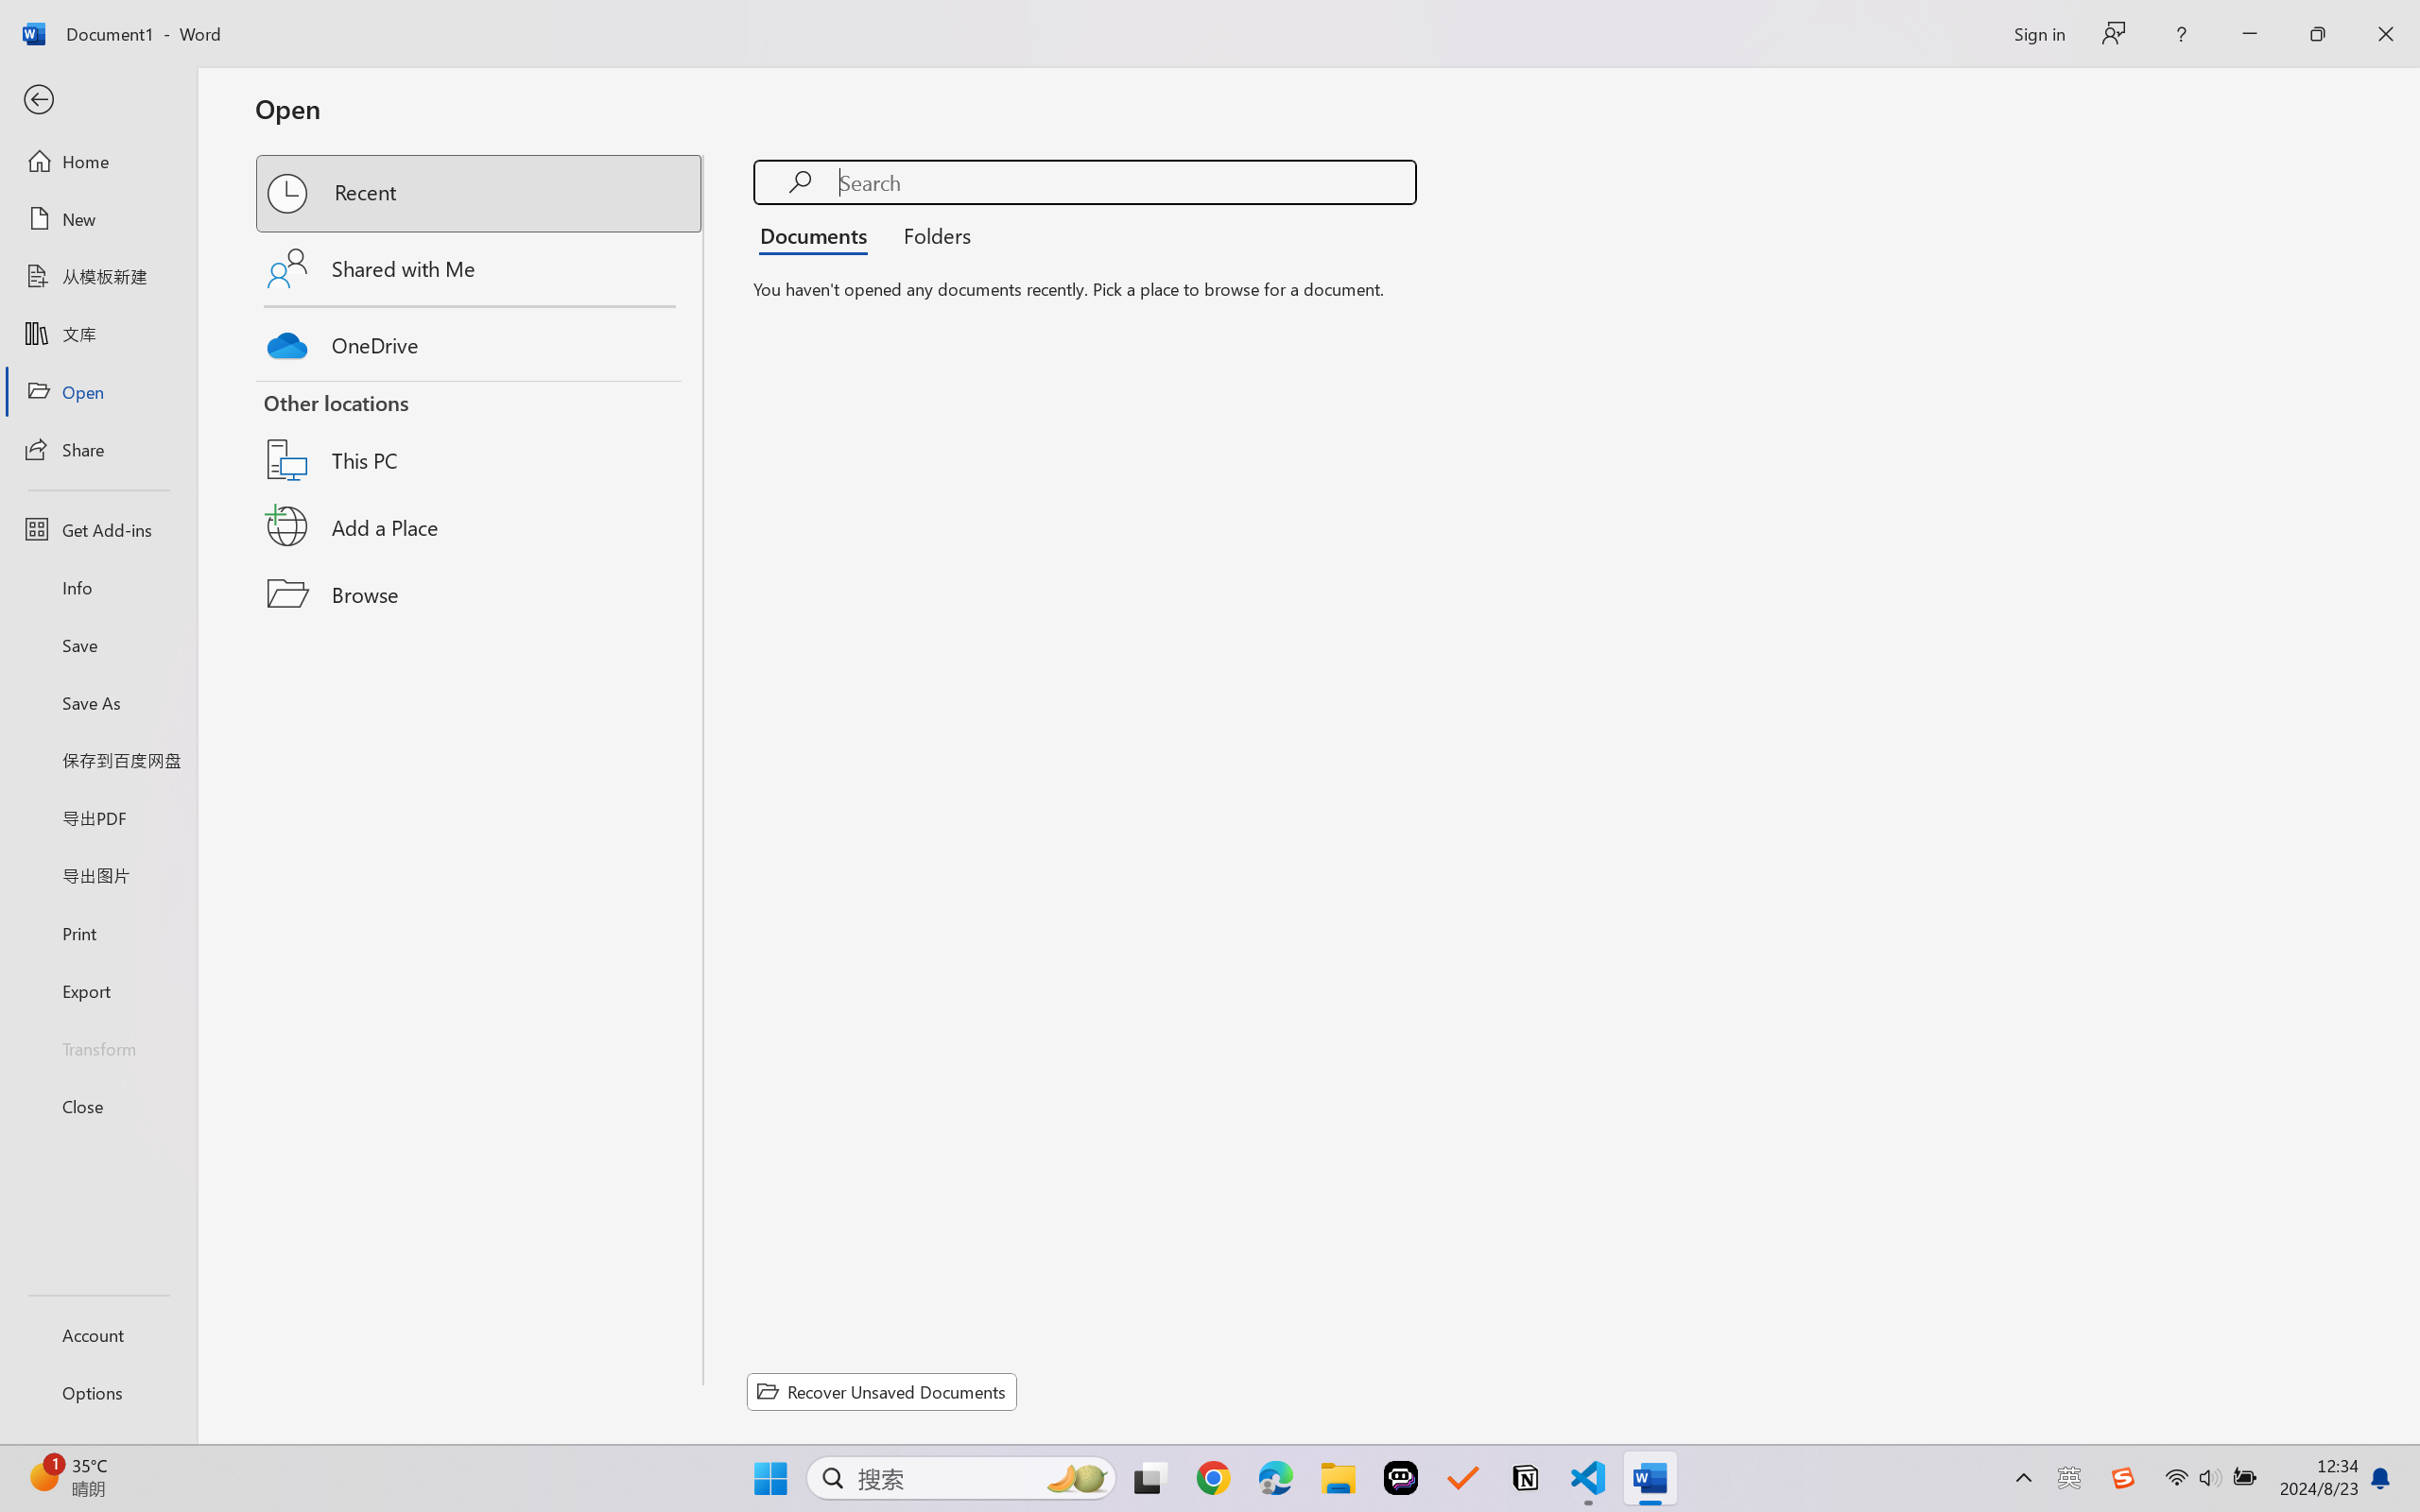  What do you see at coordinates (931, 233) in the screenshot?
I see `'Folders'` at bounding box center [931, 233].